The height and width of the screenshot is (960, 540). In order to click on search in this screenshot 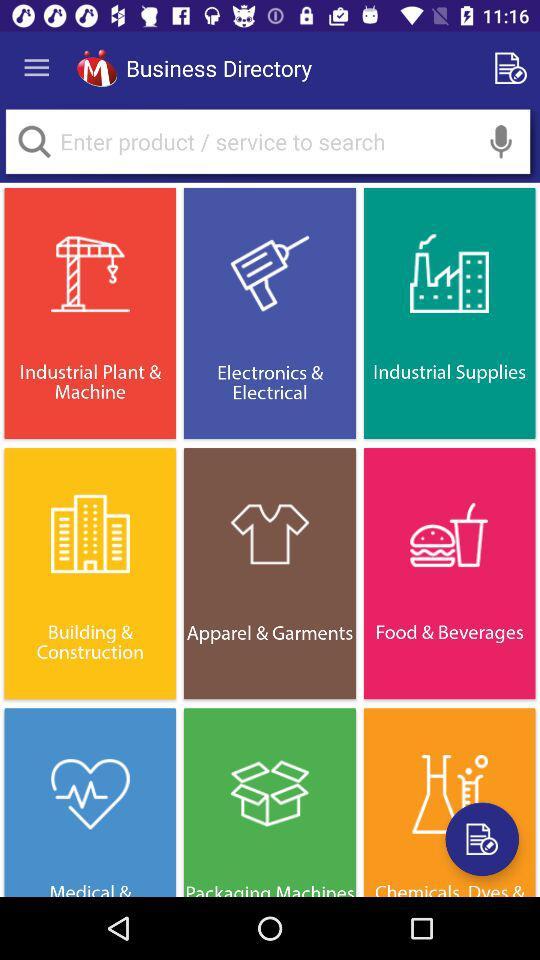, I will do `click(33, 140)`.